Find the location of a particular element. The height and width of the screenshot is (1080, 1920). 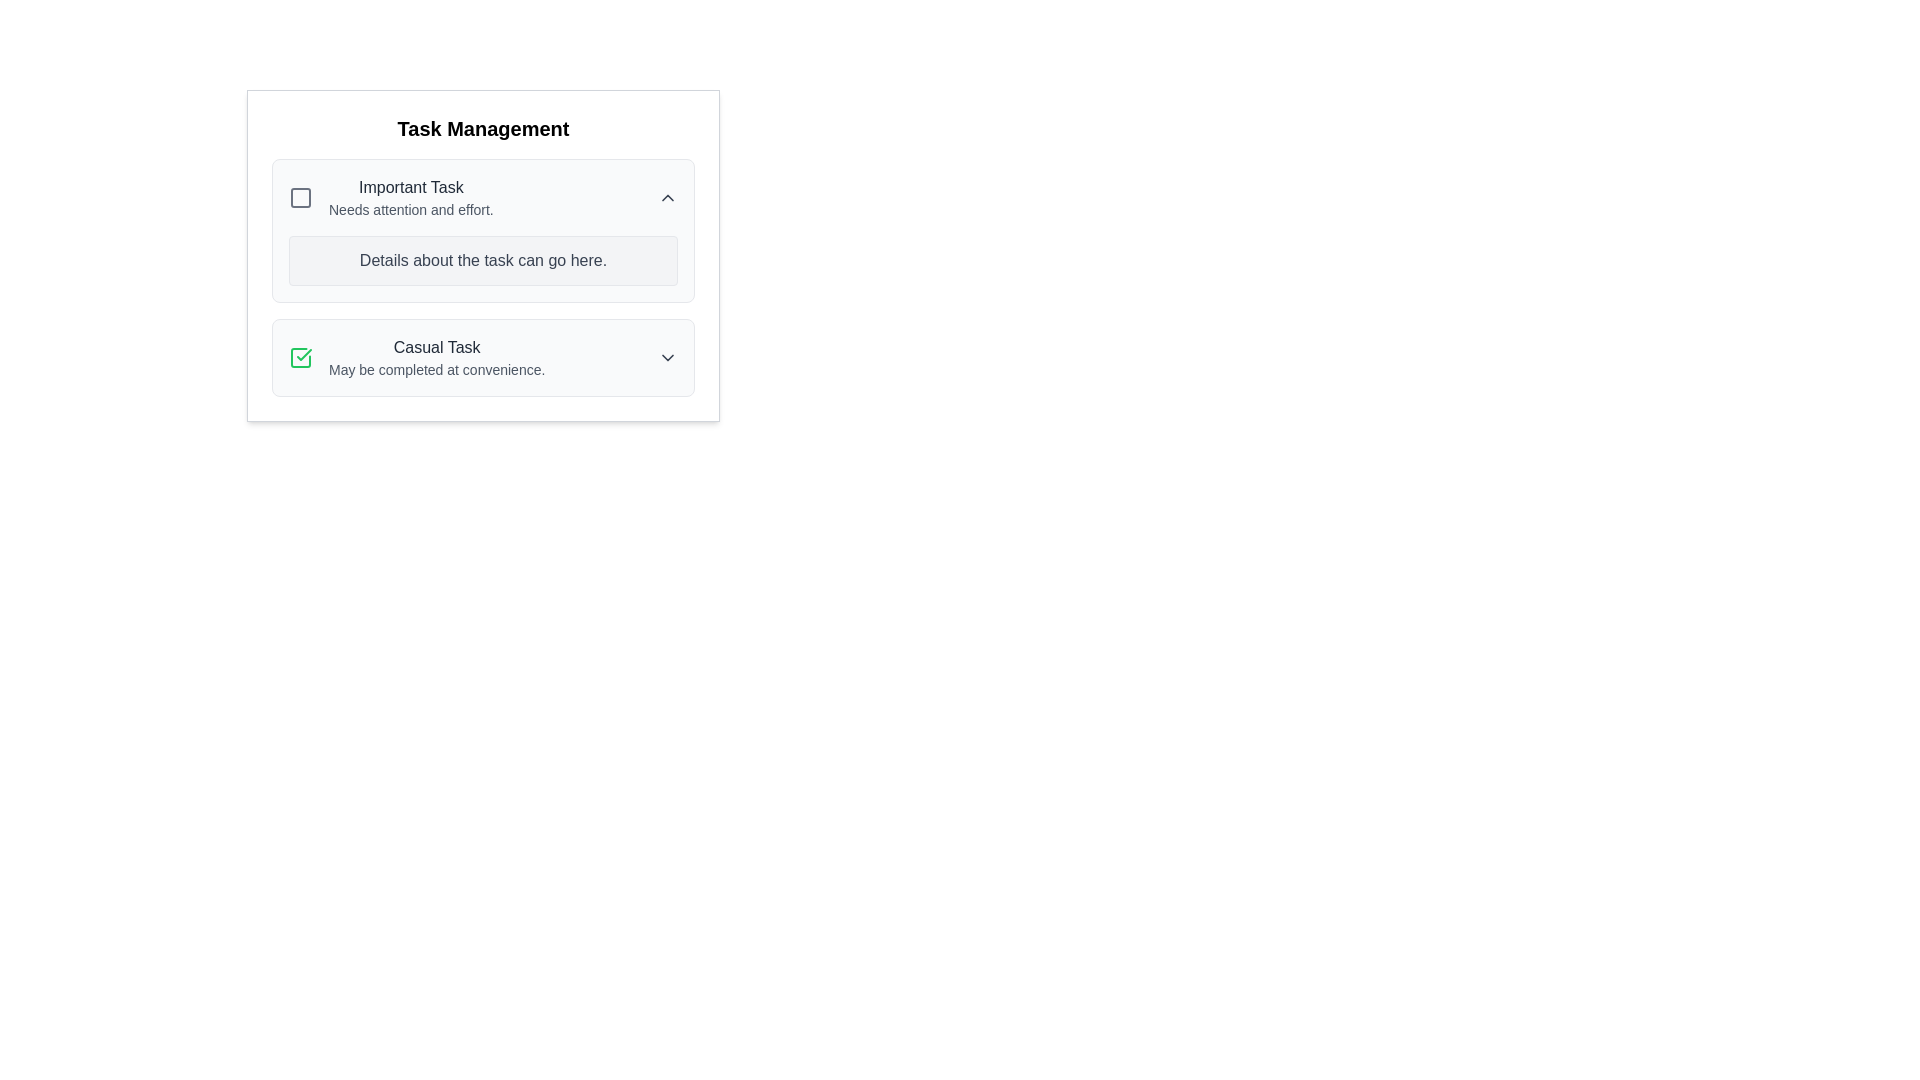

the 'Task Management' text label, which is a bold and large heading displayed at the top-center of the content section is located at coordinates (483, 128).